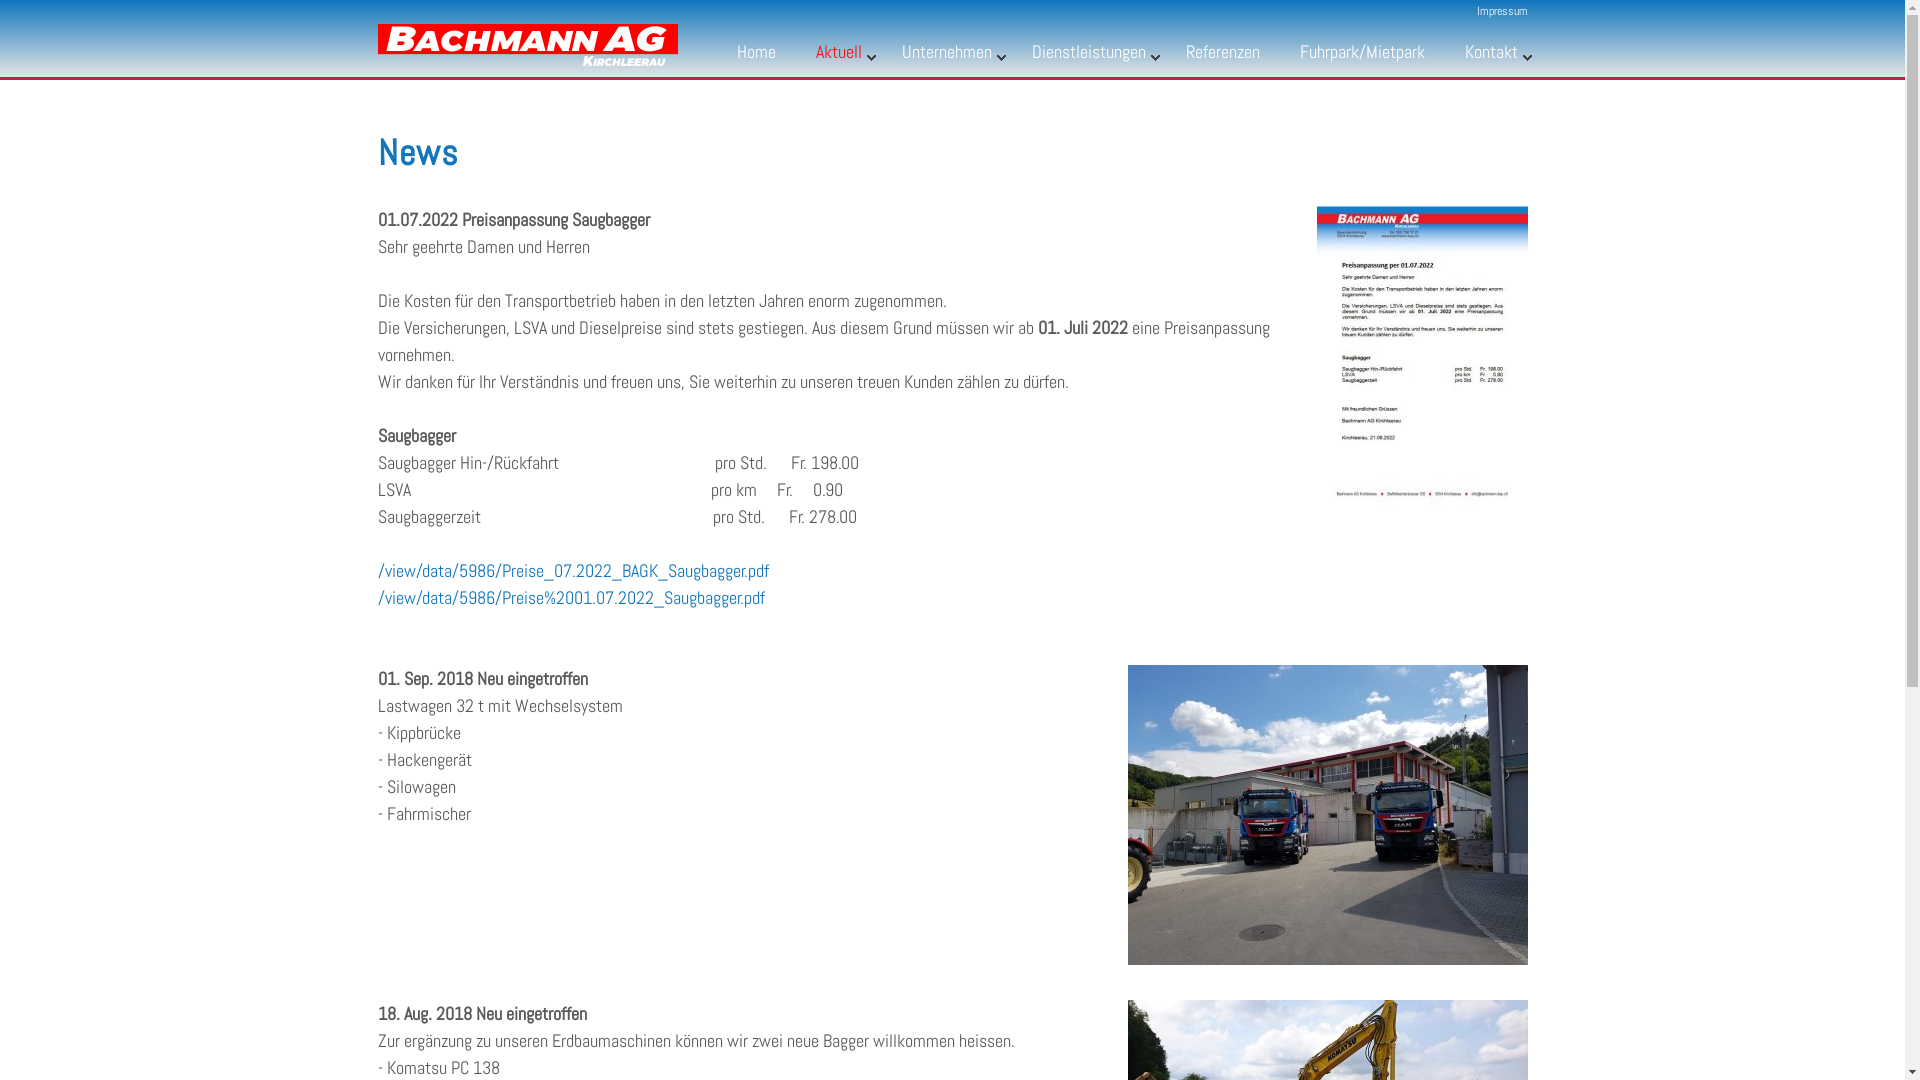 Image resolution: width=1920 pixels, height=1080 pixels. What do you see at coordinates (754, 56) in the screenshot?
I see `'Home'` at bounding box center [754, 56].